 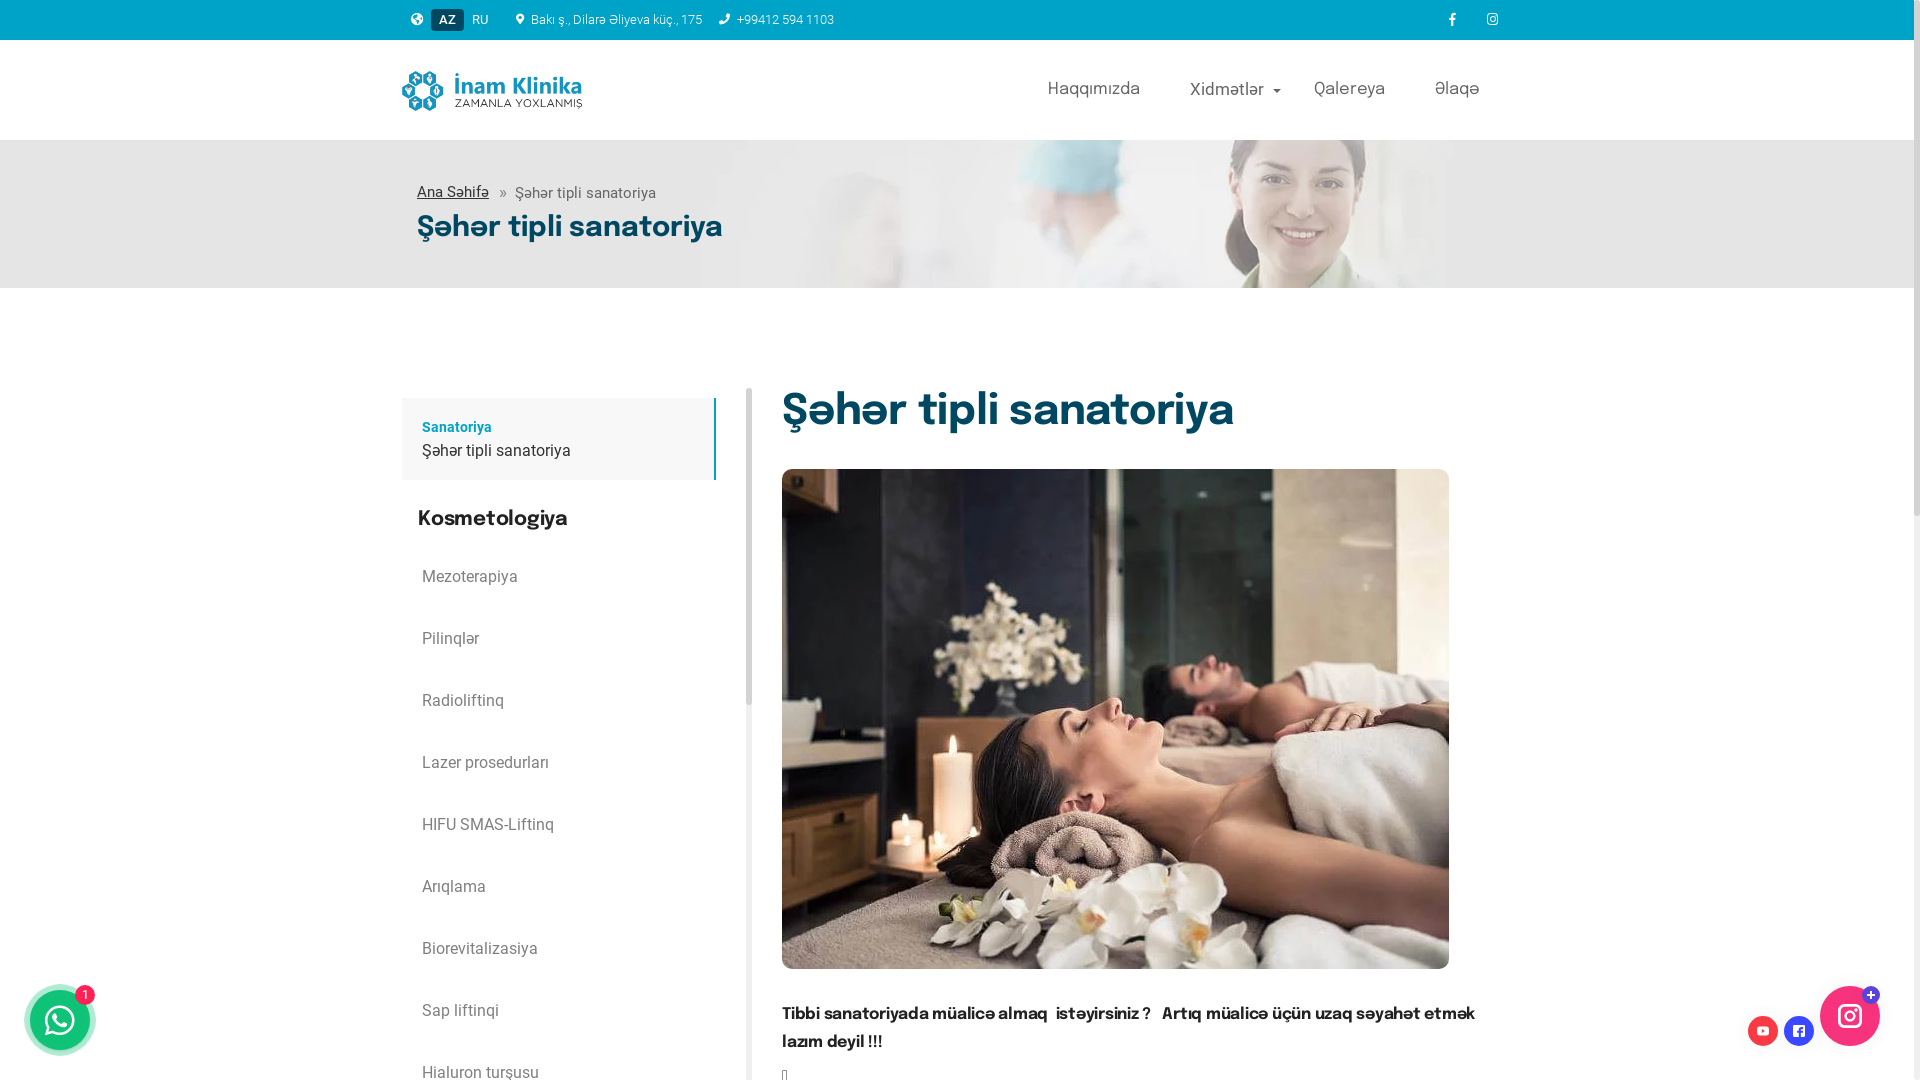 I want to click on 'facebook', so click(x=1430, y=19).